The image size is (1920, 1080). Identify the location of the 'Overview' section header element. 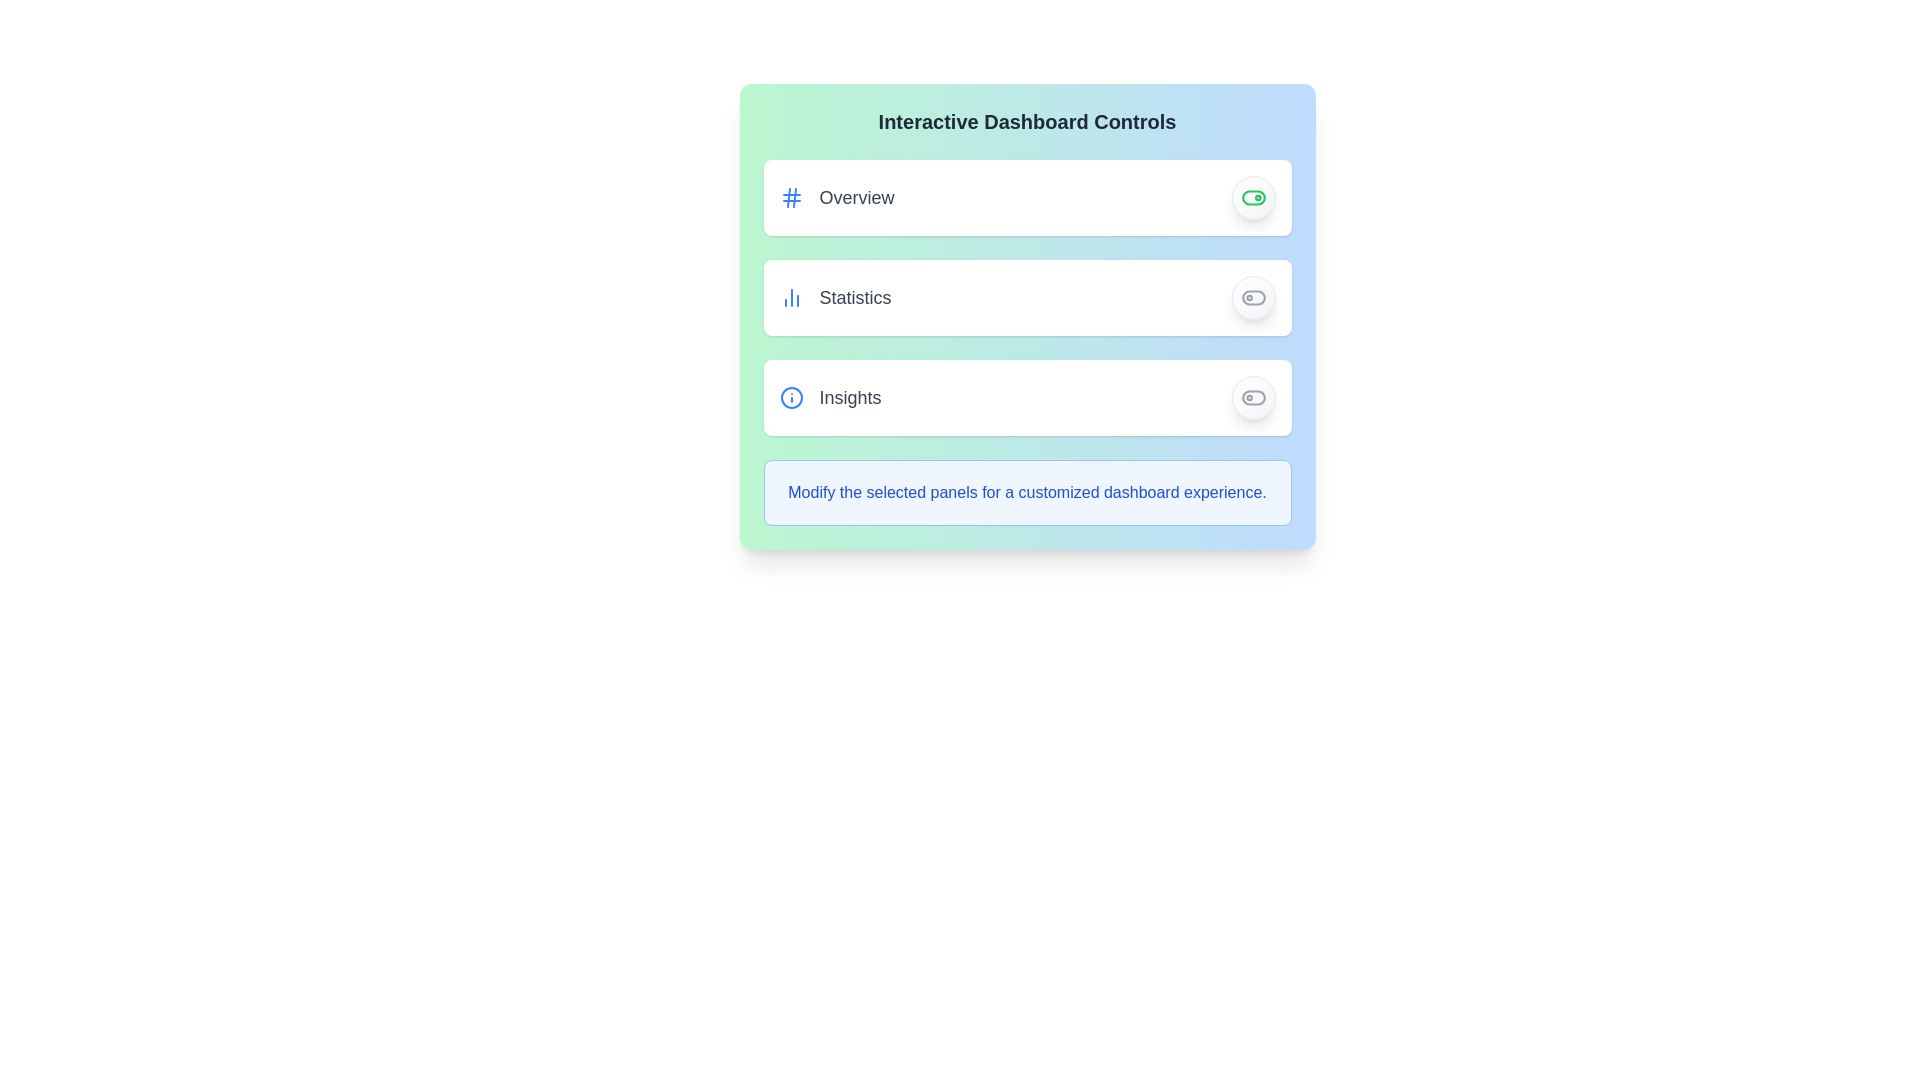
(836, 197).